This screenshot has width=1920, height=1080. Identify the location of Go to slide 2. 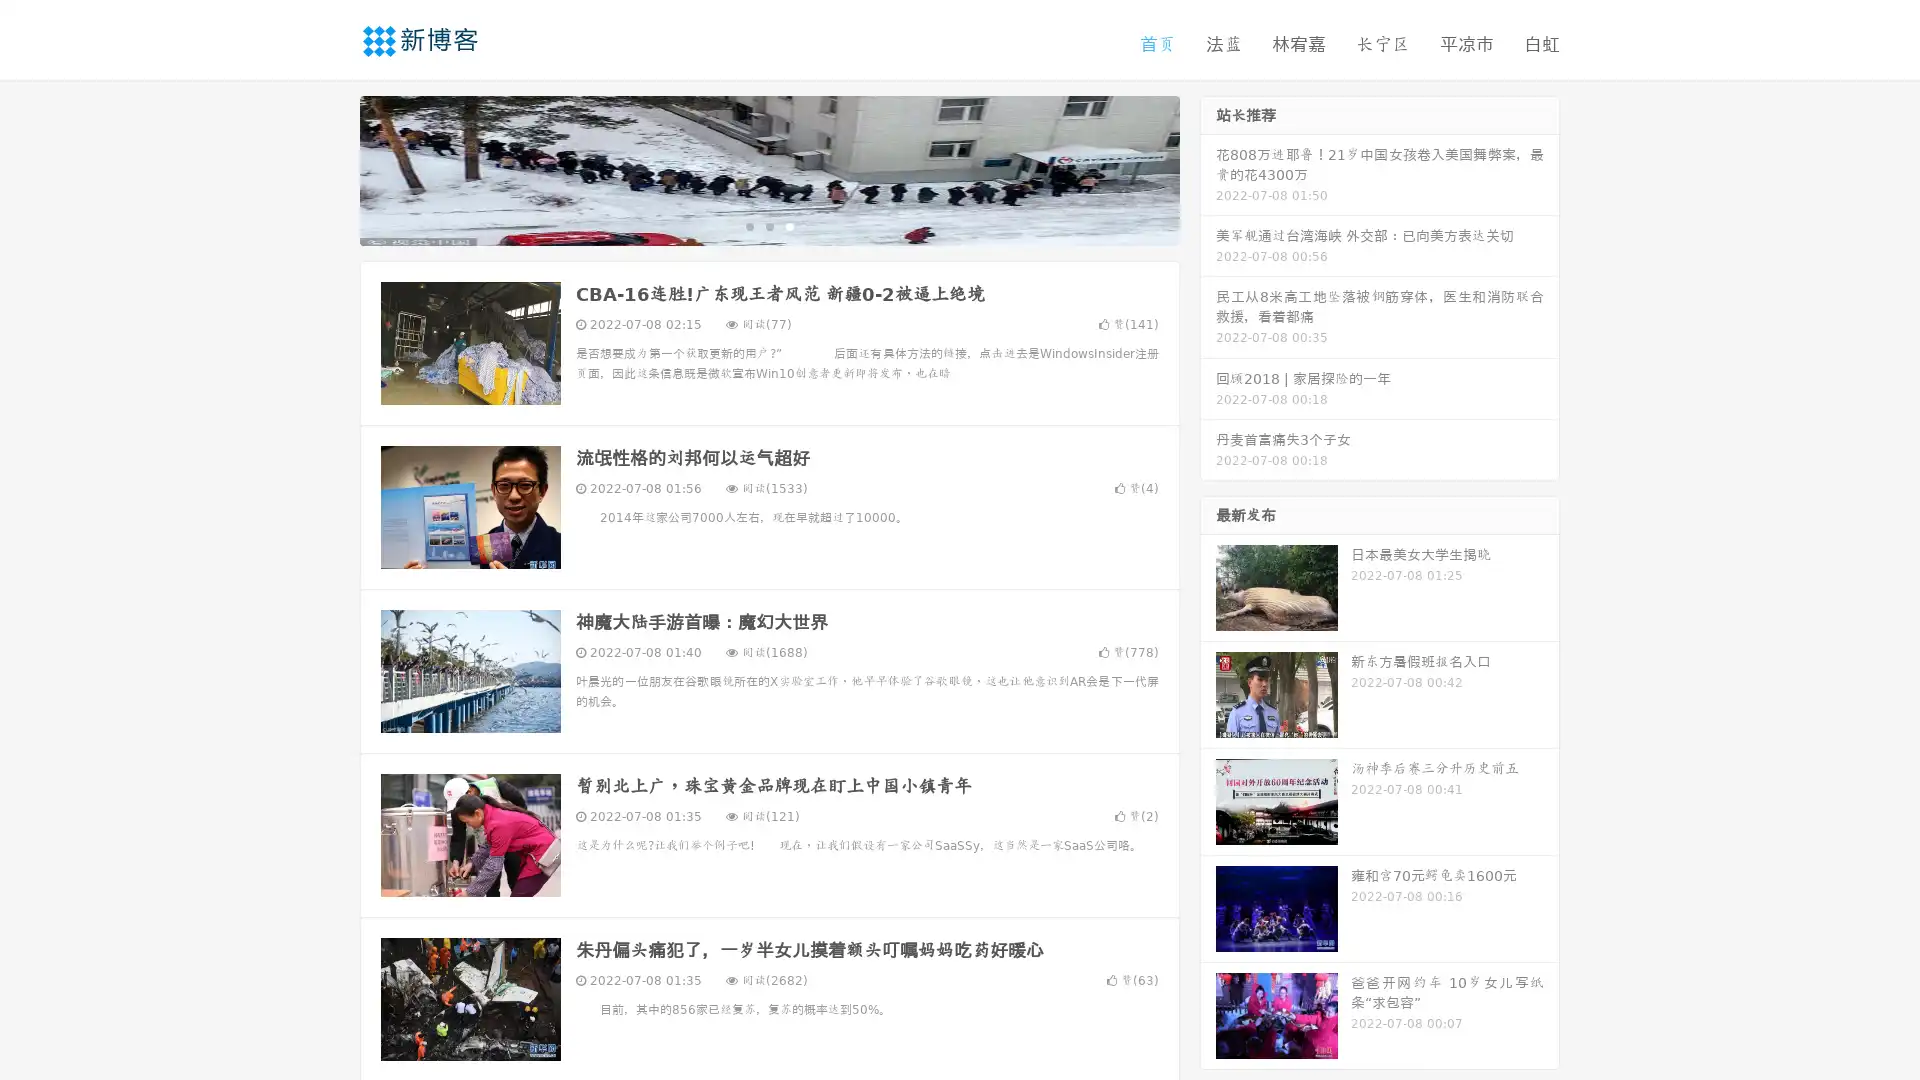
(768, 225).